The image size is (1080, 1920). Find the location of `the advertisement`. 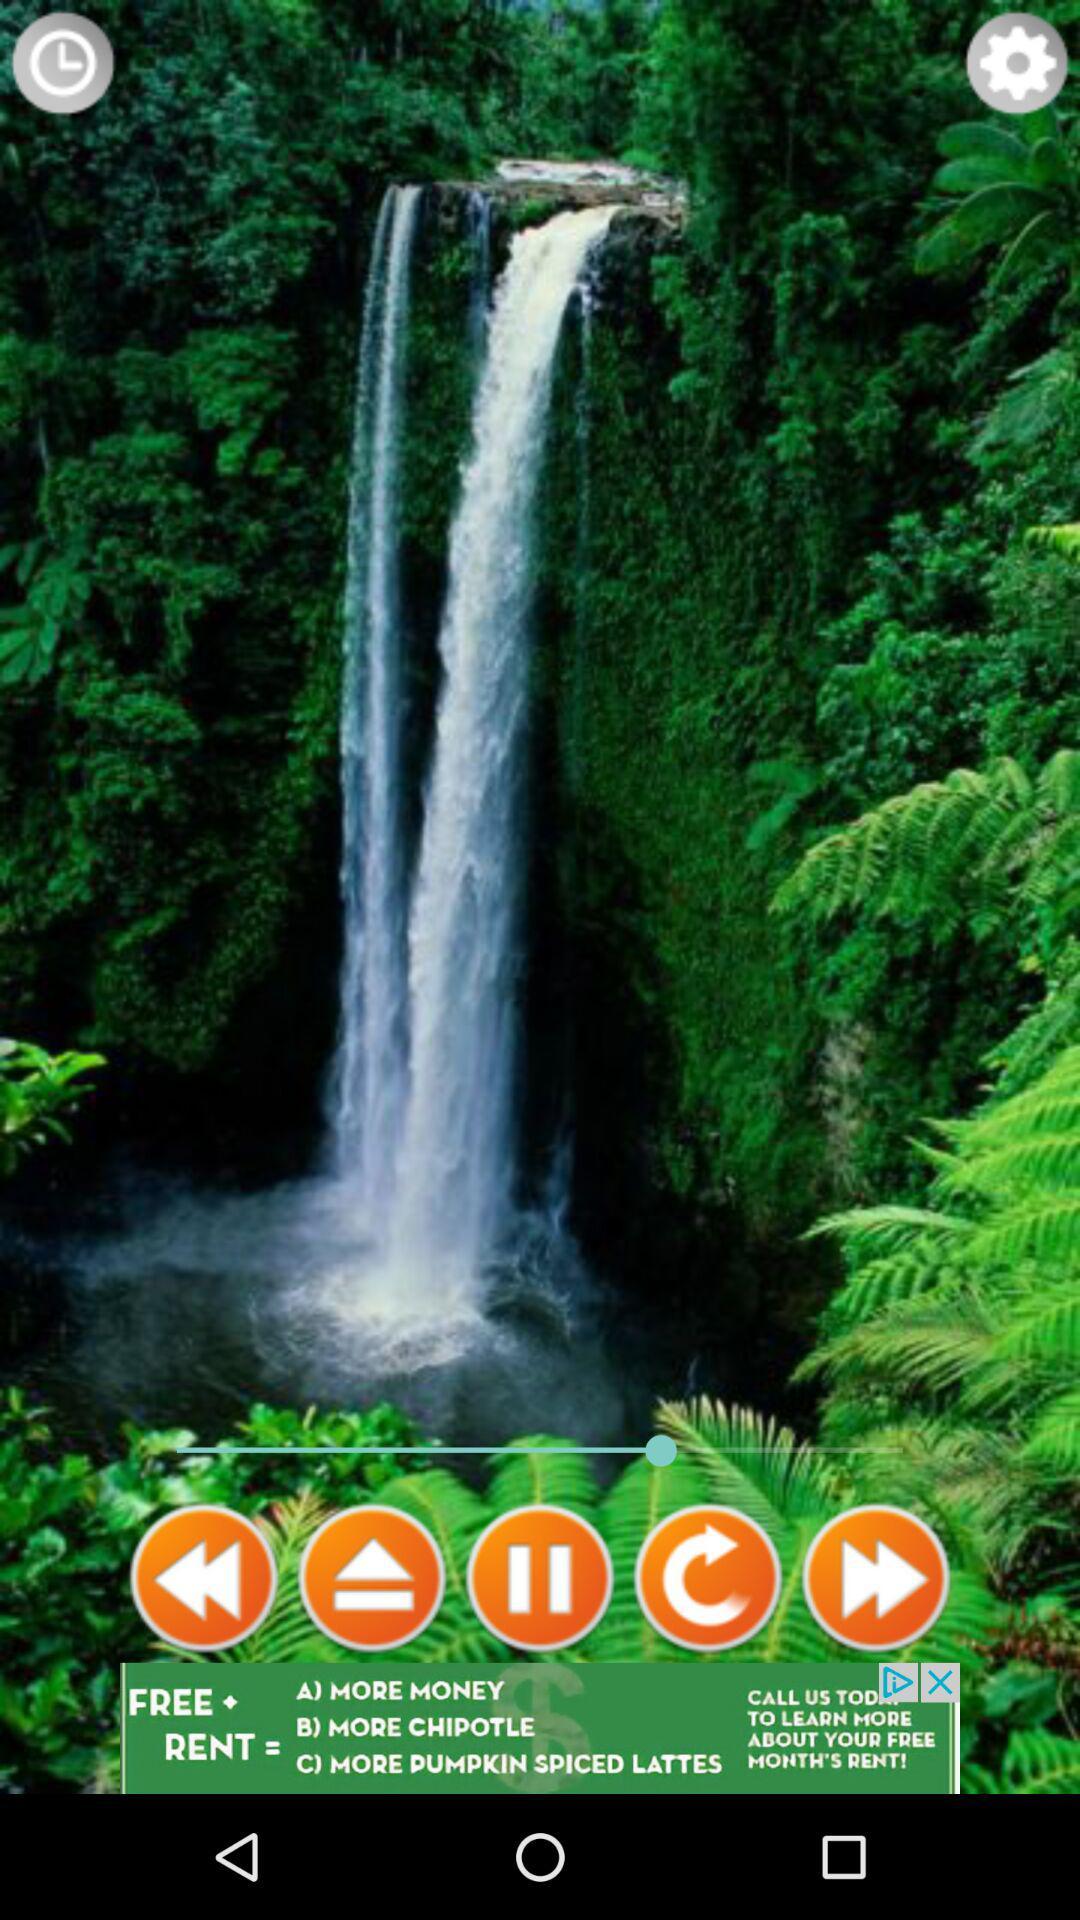

the advertisement is located at coordinates (540, 1727).